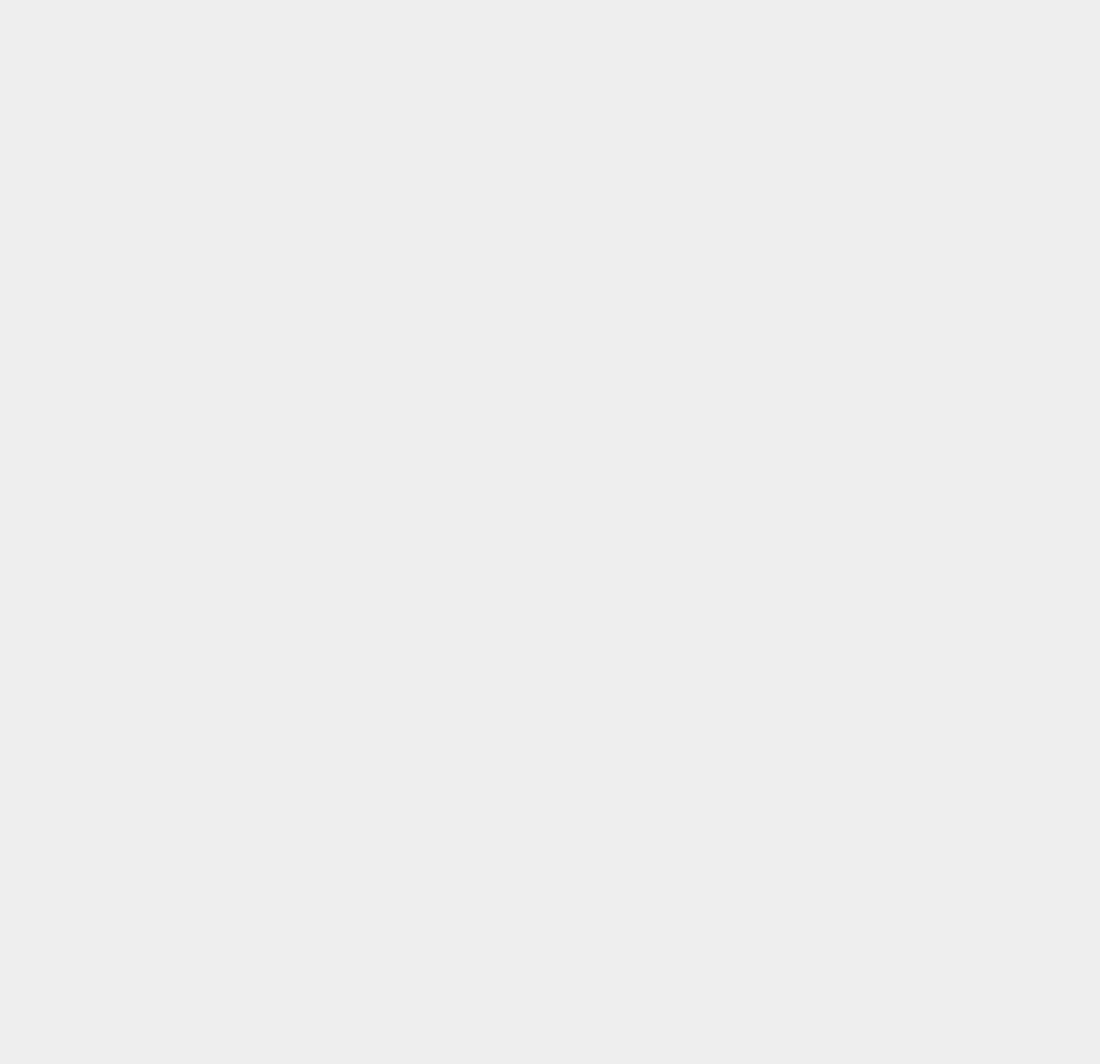 This screenshot has height=1064, width=1100. What do you see at coordinates (778, 163) in the screenshot?
I see `'Microsoft'` at bounding box center [778, 163].